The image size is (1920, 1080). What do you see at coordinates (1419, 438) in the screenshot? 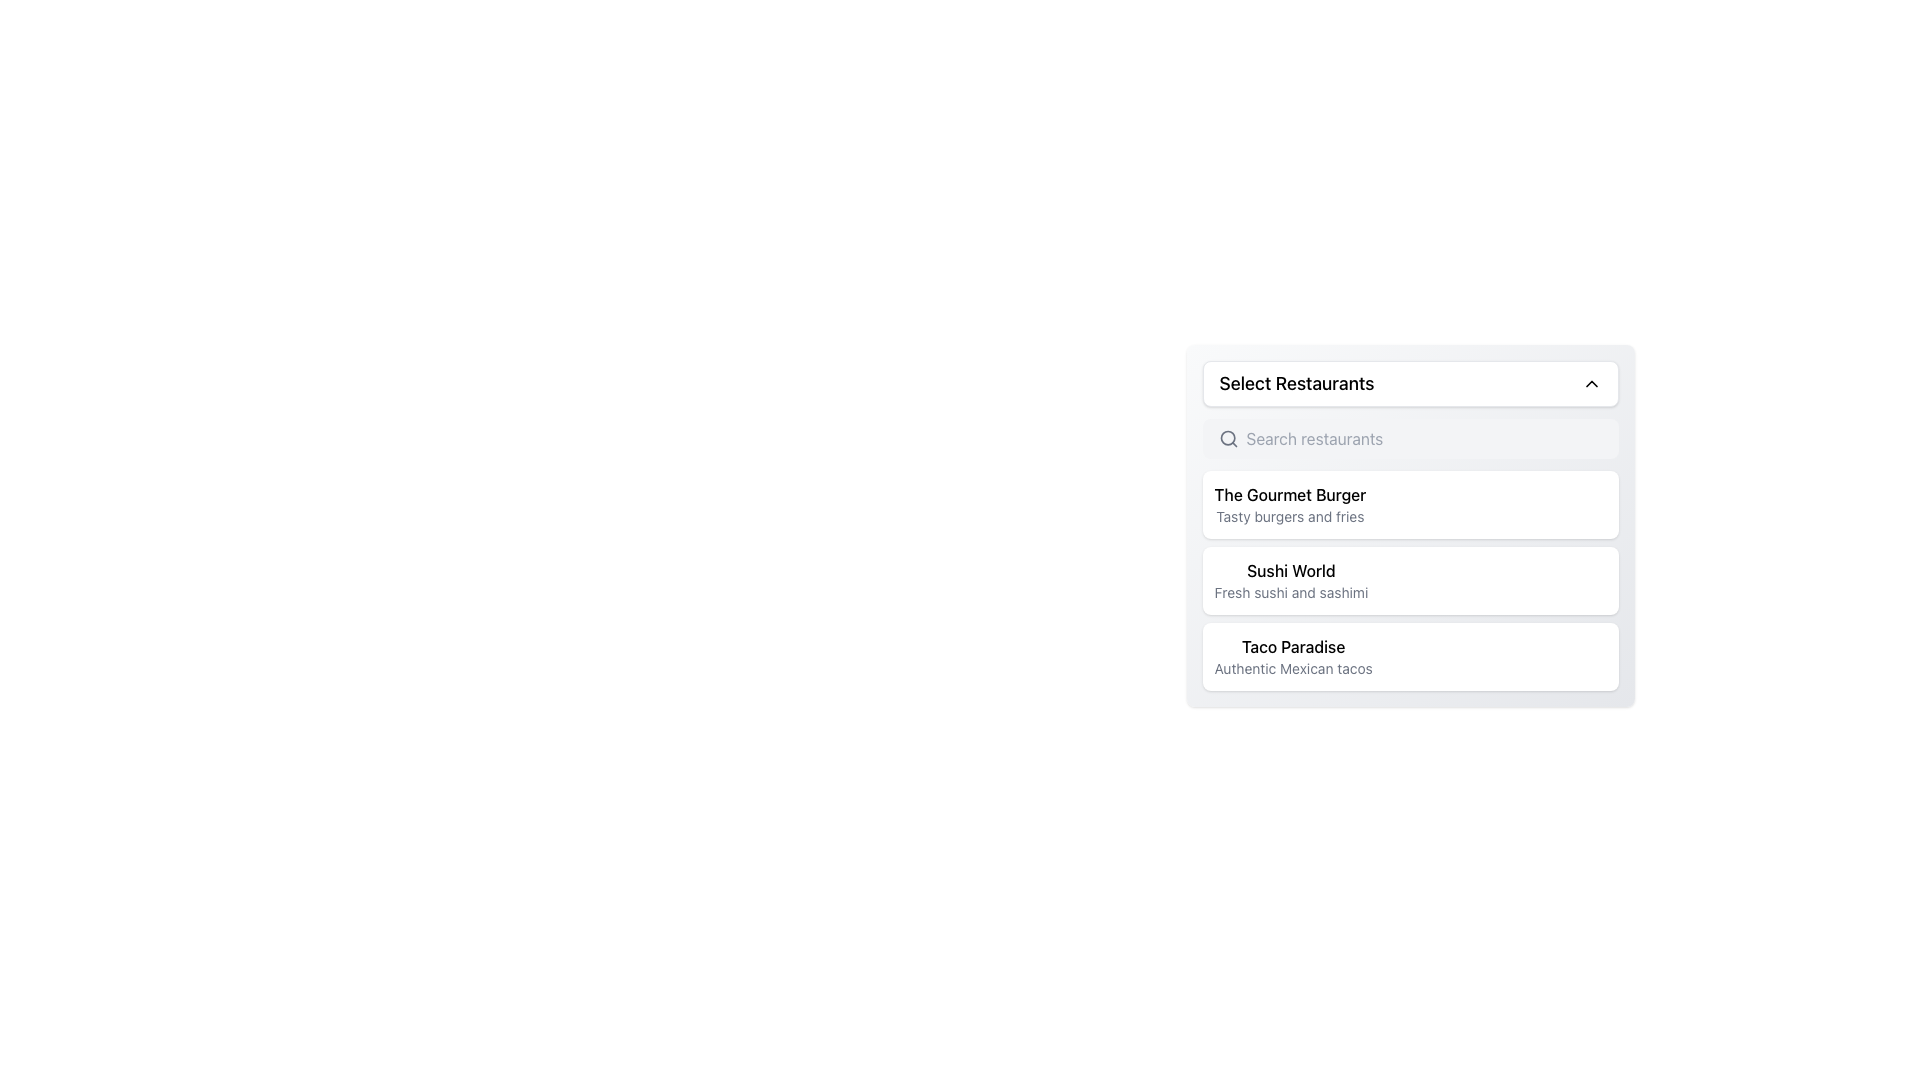
I see `and highlight text in the horizontally elongated input field with the placeholder 'Search restaurants' located at the top of the dropdown-like menu panel` at bounding box center [1419, 438].